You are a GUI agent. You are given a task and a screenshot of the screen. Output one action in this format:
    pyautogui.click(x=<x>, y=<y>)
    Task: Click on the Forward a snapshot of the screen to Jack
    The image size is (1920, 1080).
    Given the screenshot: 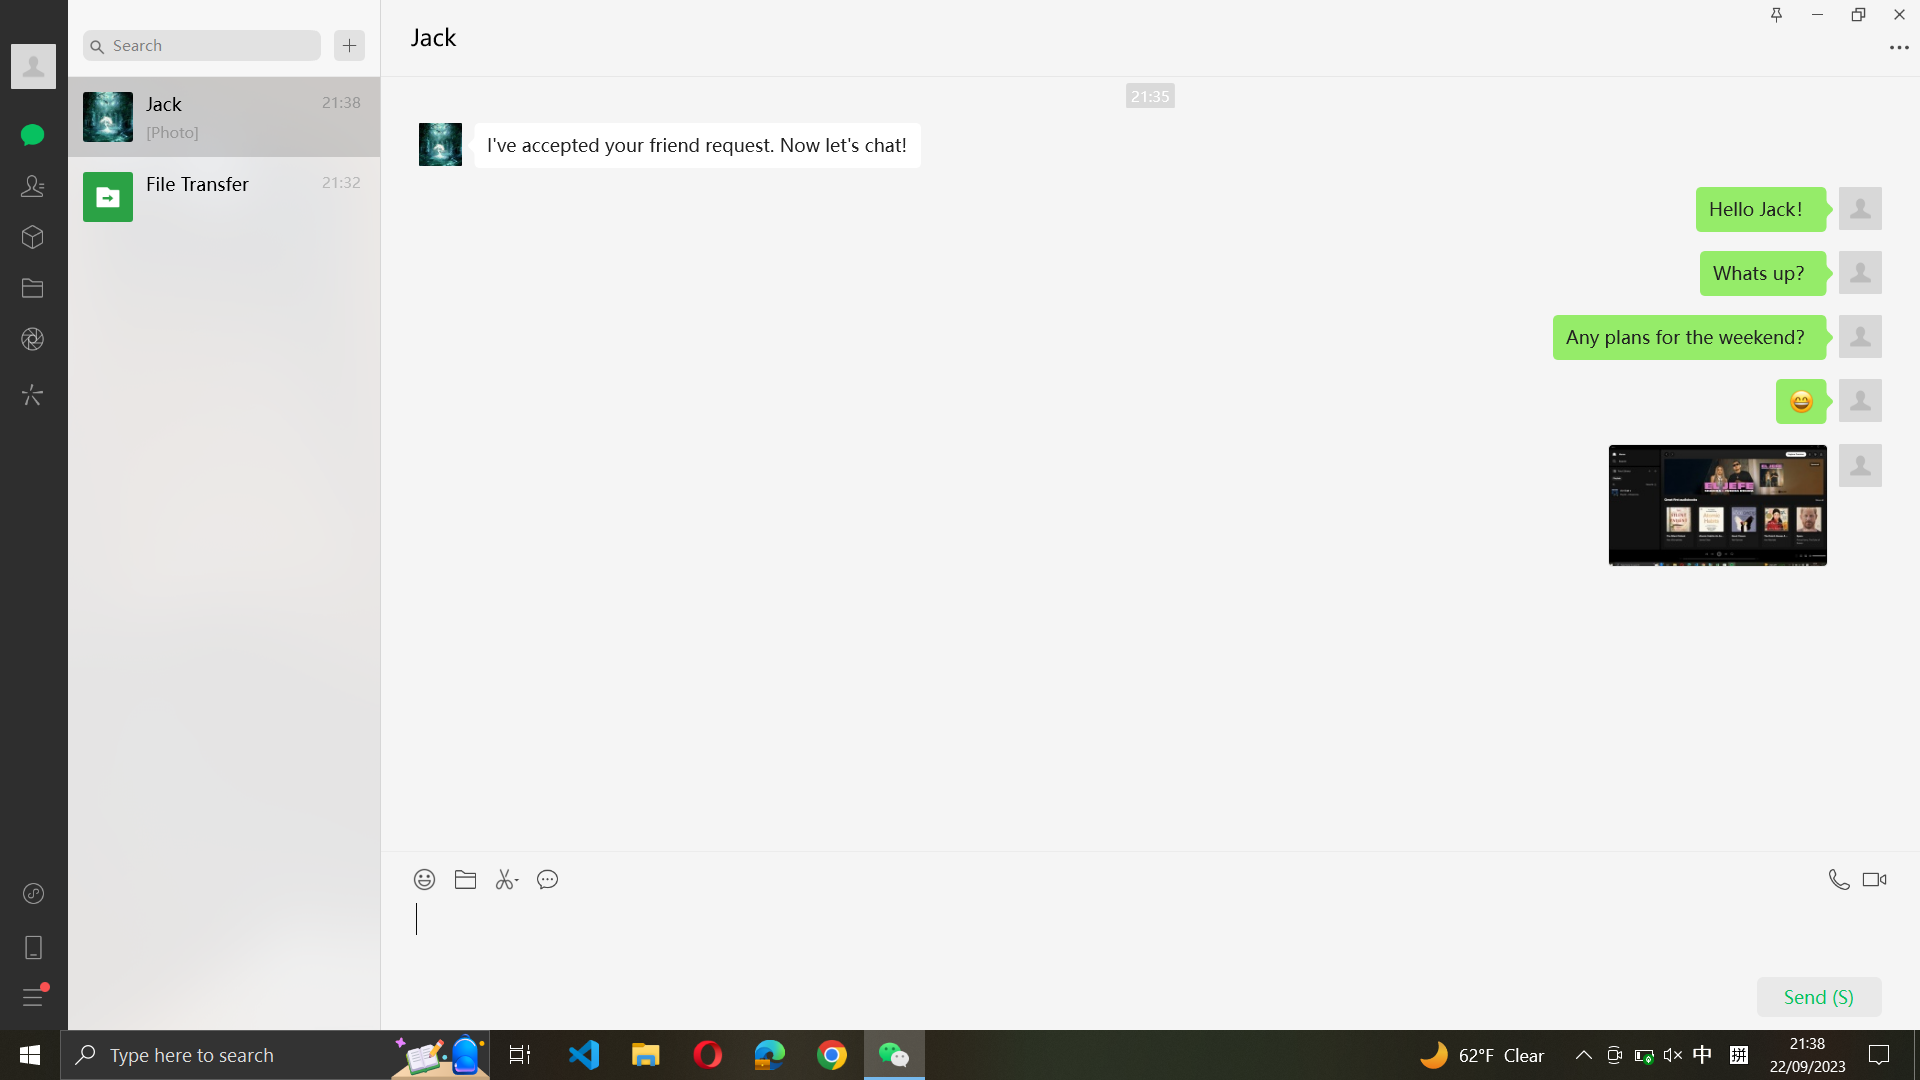 What is the action you would take?
    pyautogui.click(x=509, y=873)
    